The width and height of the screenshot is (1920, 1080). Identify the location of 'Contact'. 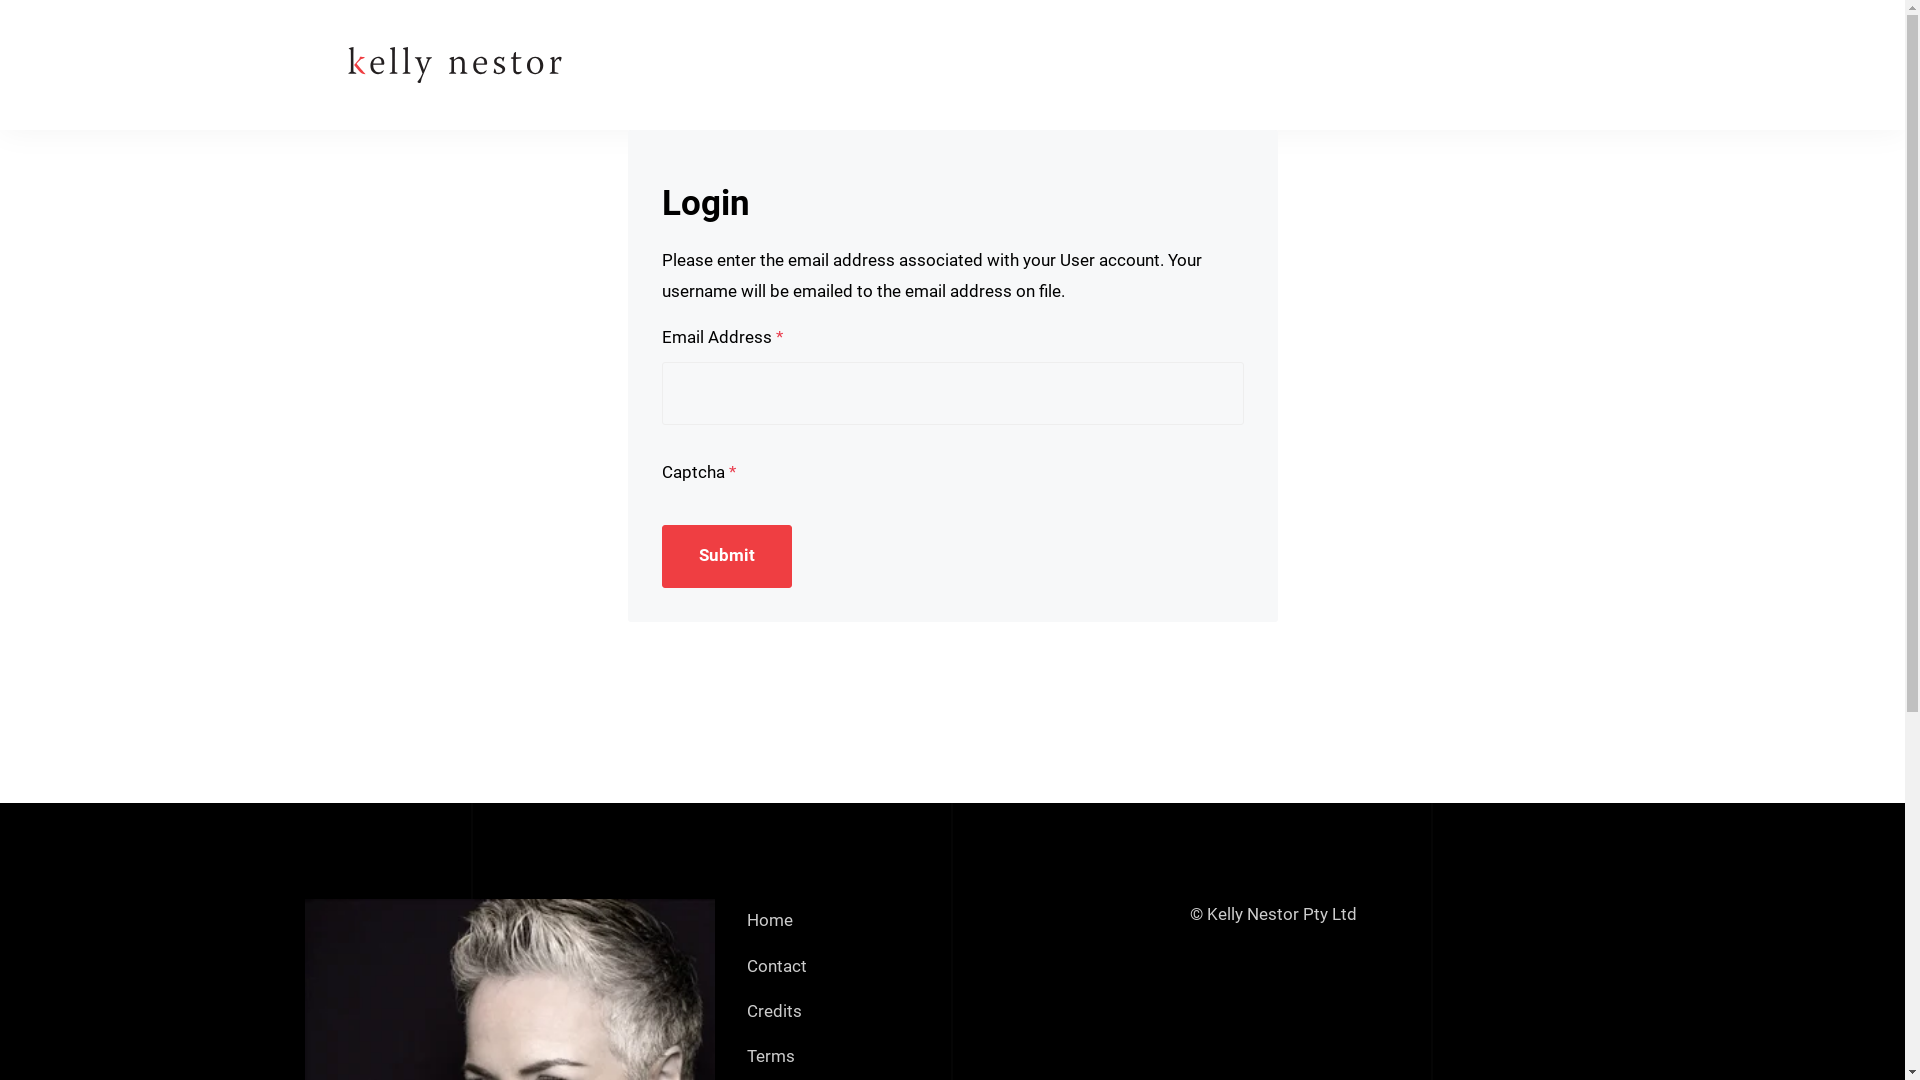
(776, 965).